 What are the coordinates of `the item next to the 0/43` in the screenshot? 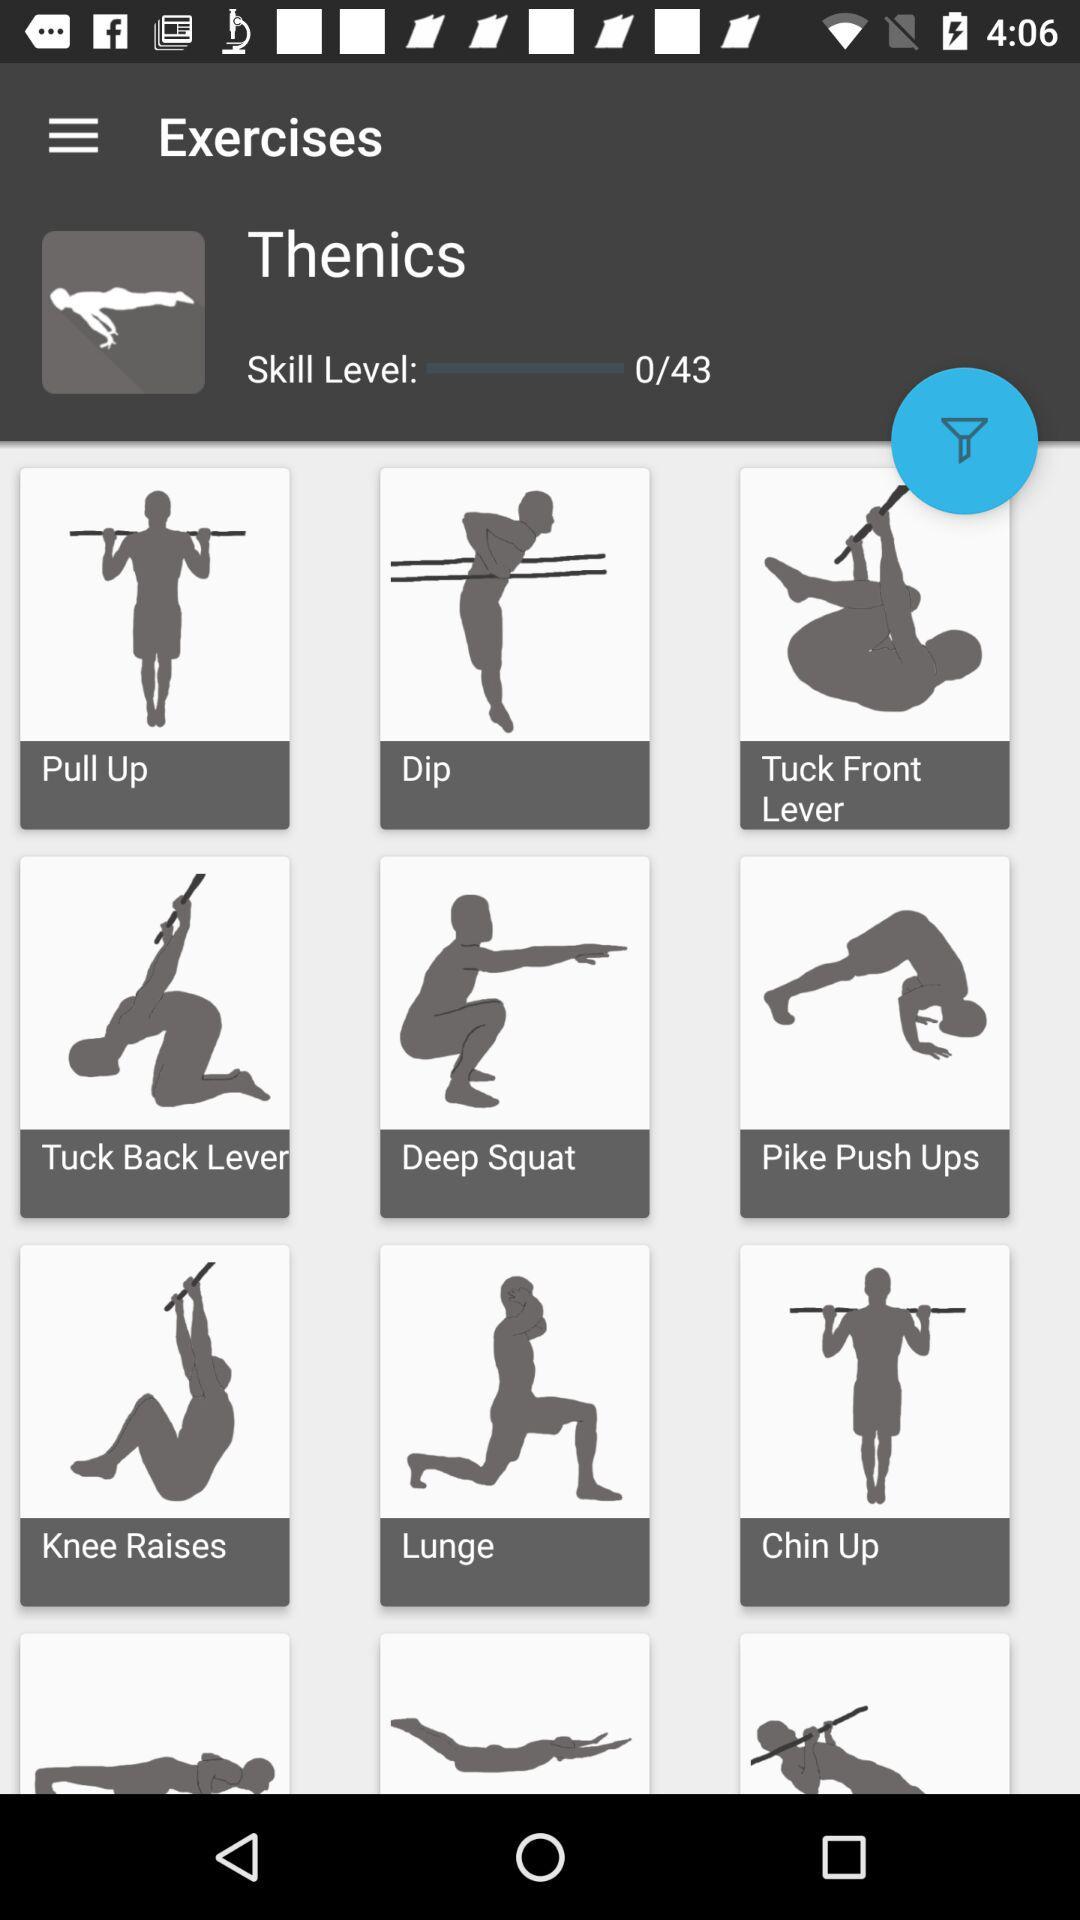 It's located at (963, 440).